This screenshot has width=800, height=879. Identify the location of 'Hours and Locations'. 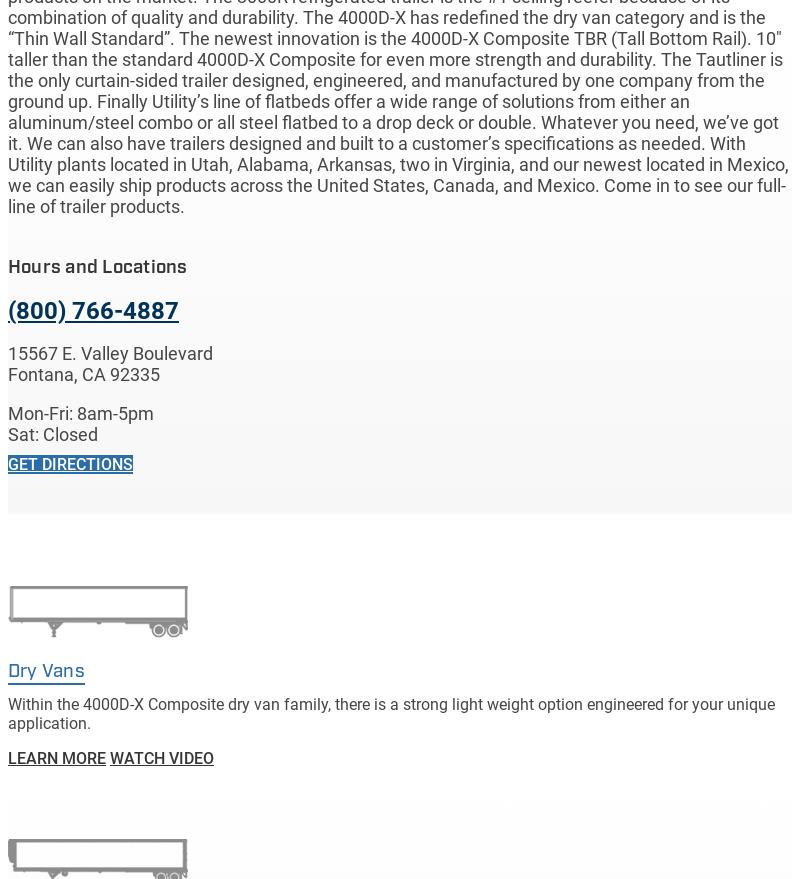
(97, 265).